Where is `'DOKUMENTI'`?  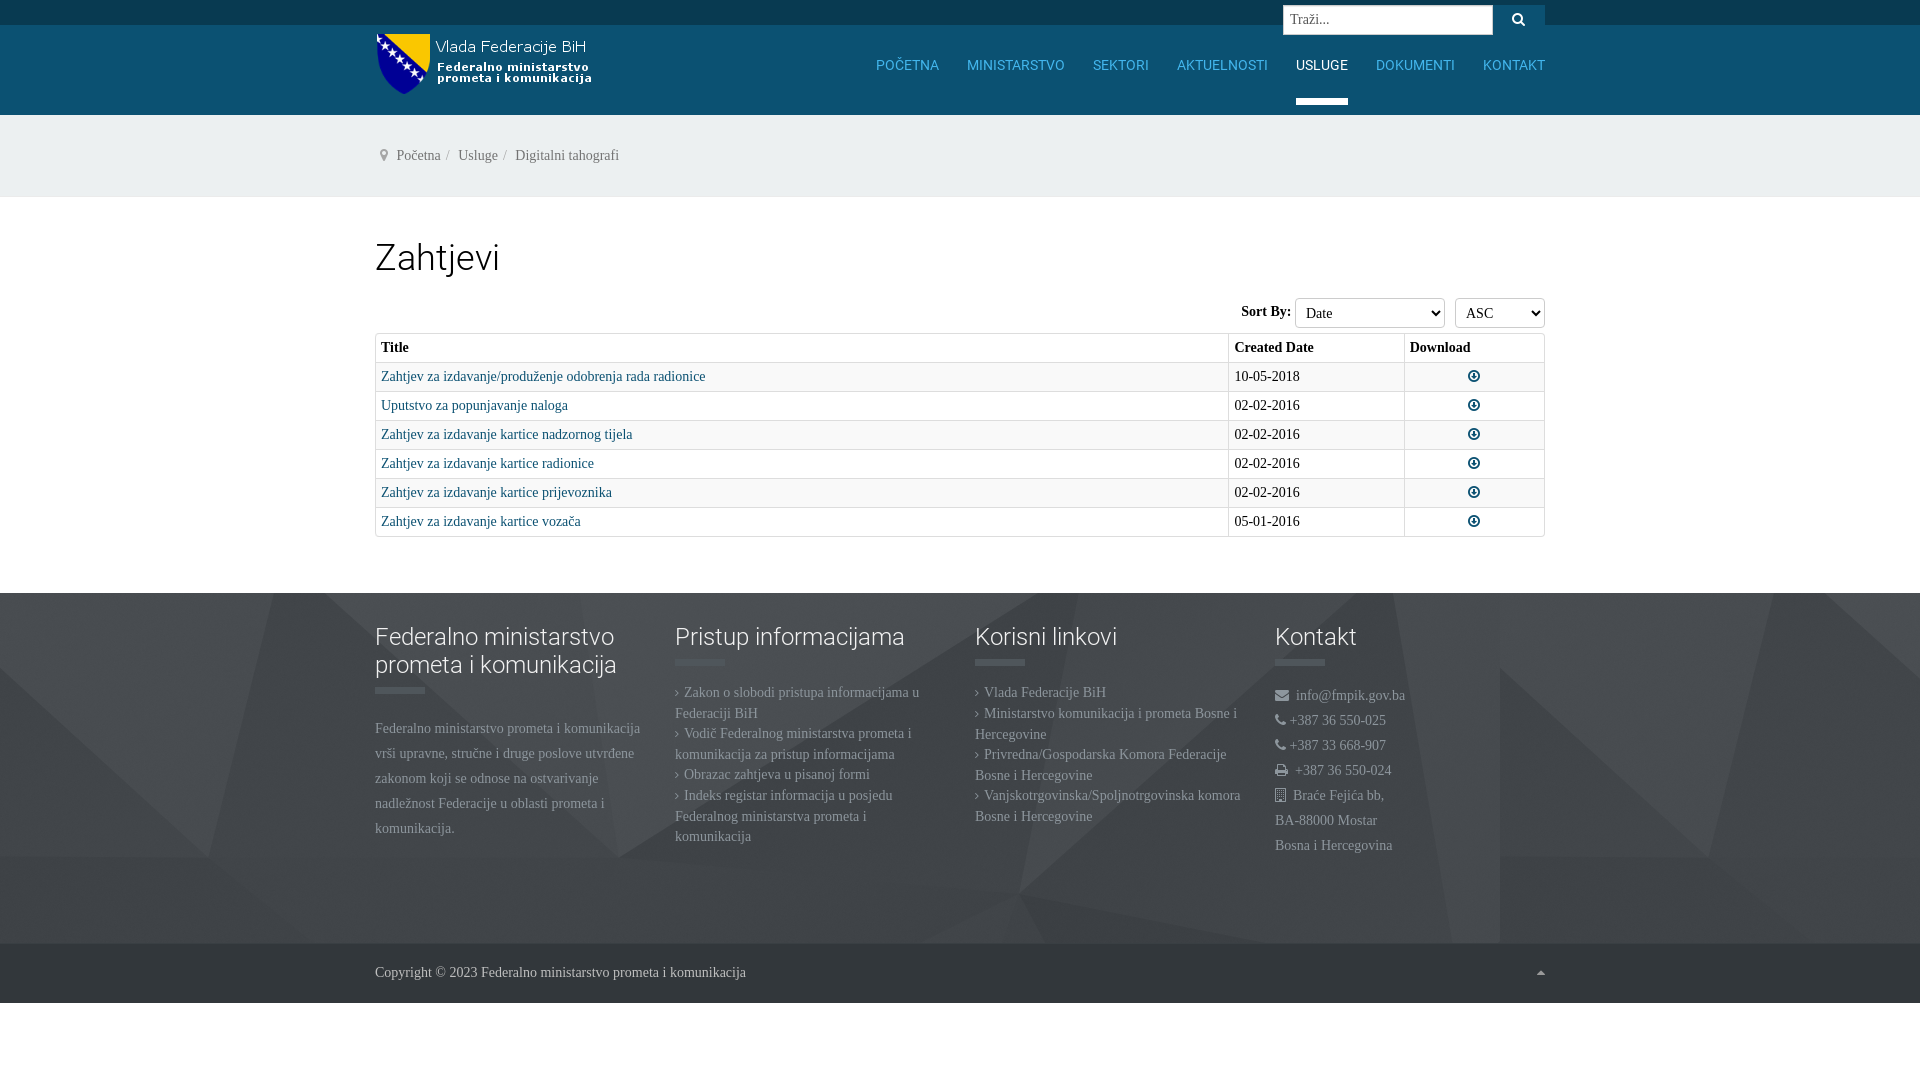
'DOKUMENTI' is located at coordinates (1414, 64).